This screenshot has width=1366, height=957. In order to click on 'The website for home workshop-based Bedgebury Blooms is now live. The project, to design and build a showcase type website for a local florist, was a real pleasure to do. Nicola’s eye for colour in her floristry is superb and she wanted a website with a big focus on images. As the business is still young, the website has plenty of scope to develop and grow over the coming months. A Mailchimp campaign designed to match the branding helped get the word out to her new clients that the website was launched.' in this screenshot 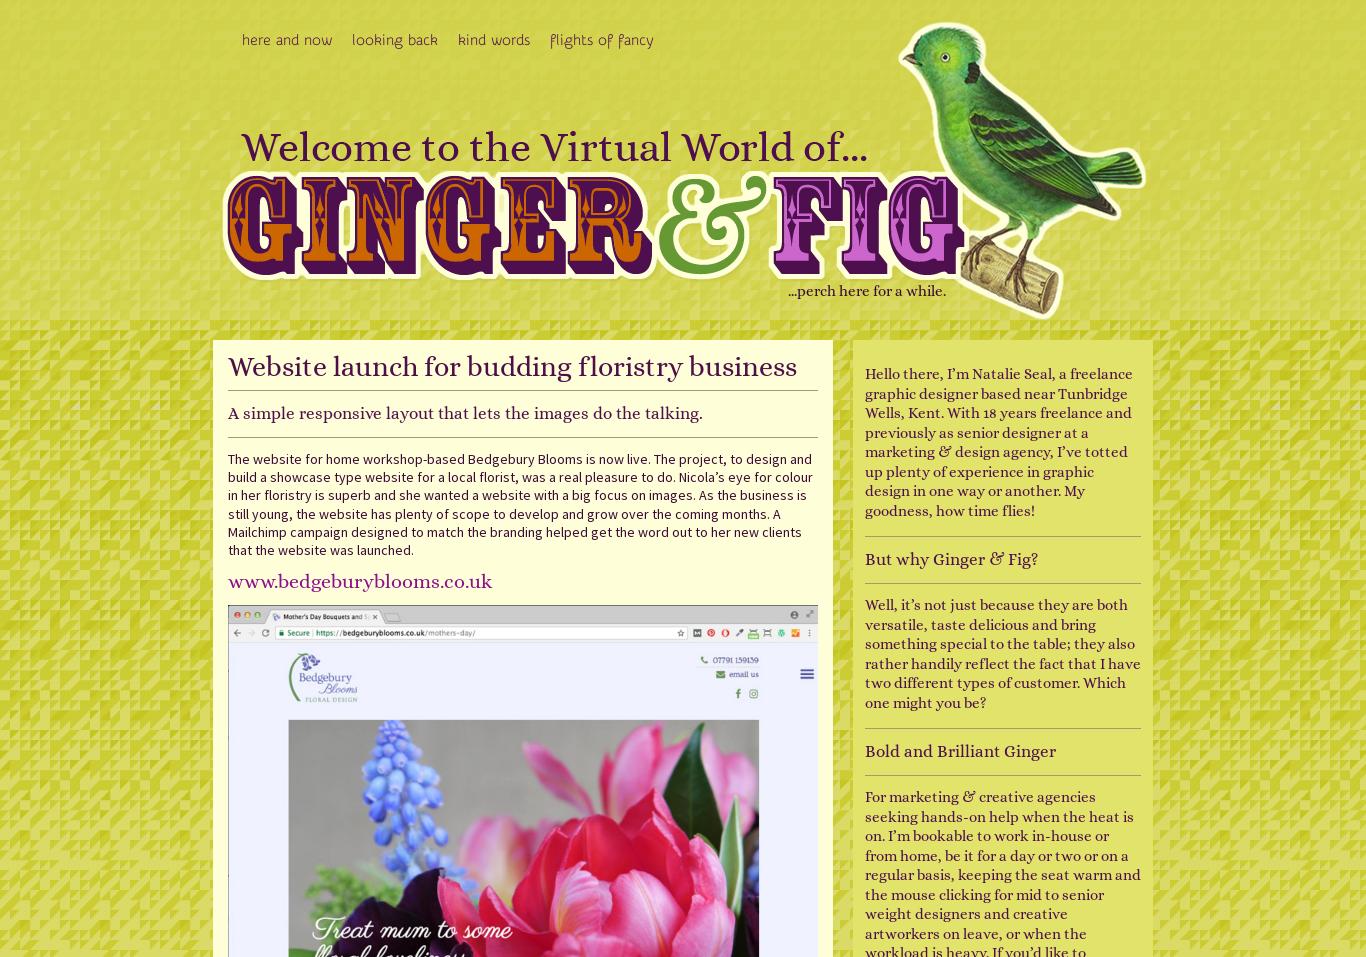, I will do `click(520, 504)`.